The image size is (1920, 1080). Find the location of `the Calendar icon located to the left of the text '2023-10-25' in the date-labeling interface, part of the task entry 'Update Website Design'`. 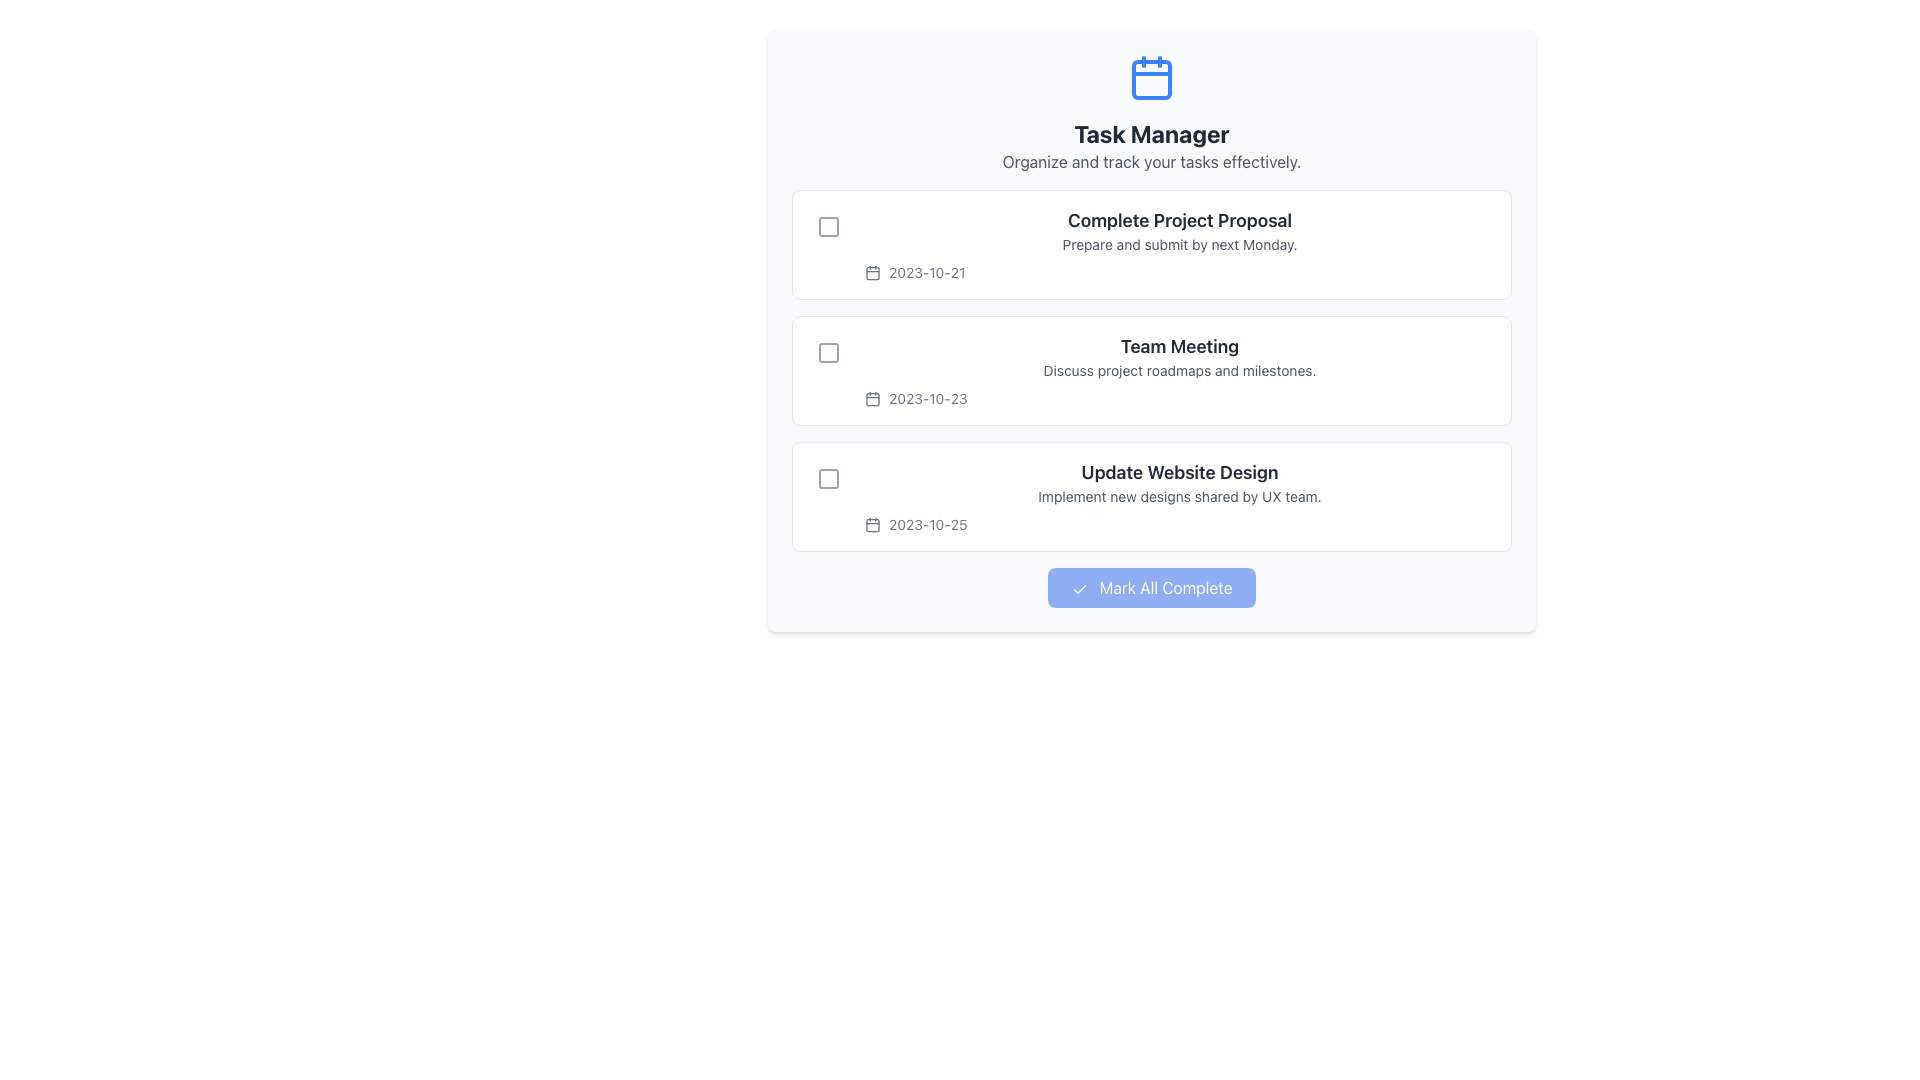

the Calendar icon located to the left of the text '2023-10-25' in the date-labeling interface, part of the task entry 'Update Website Design' is located at coordinates (873, 523).